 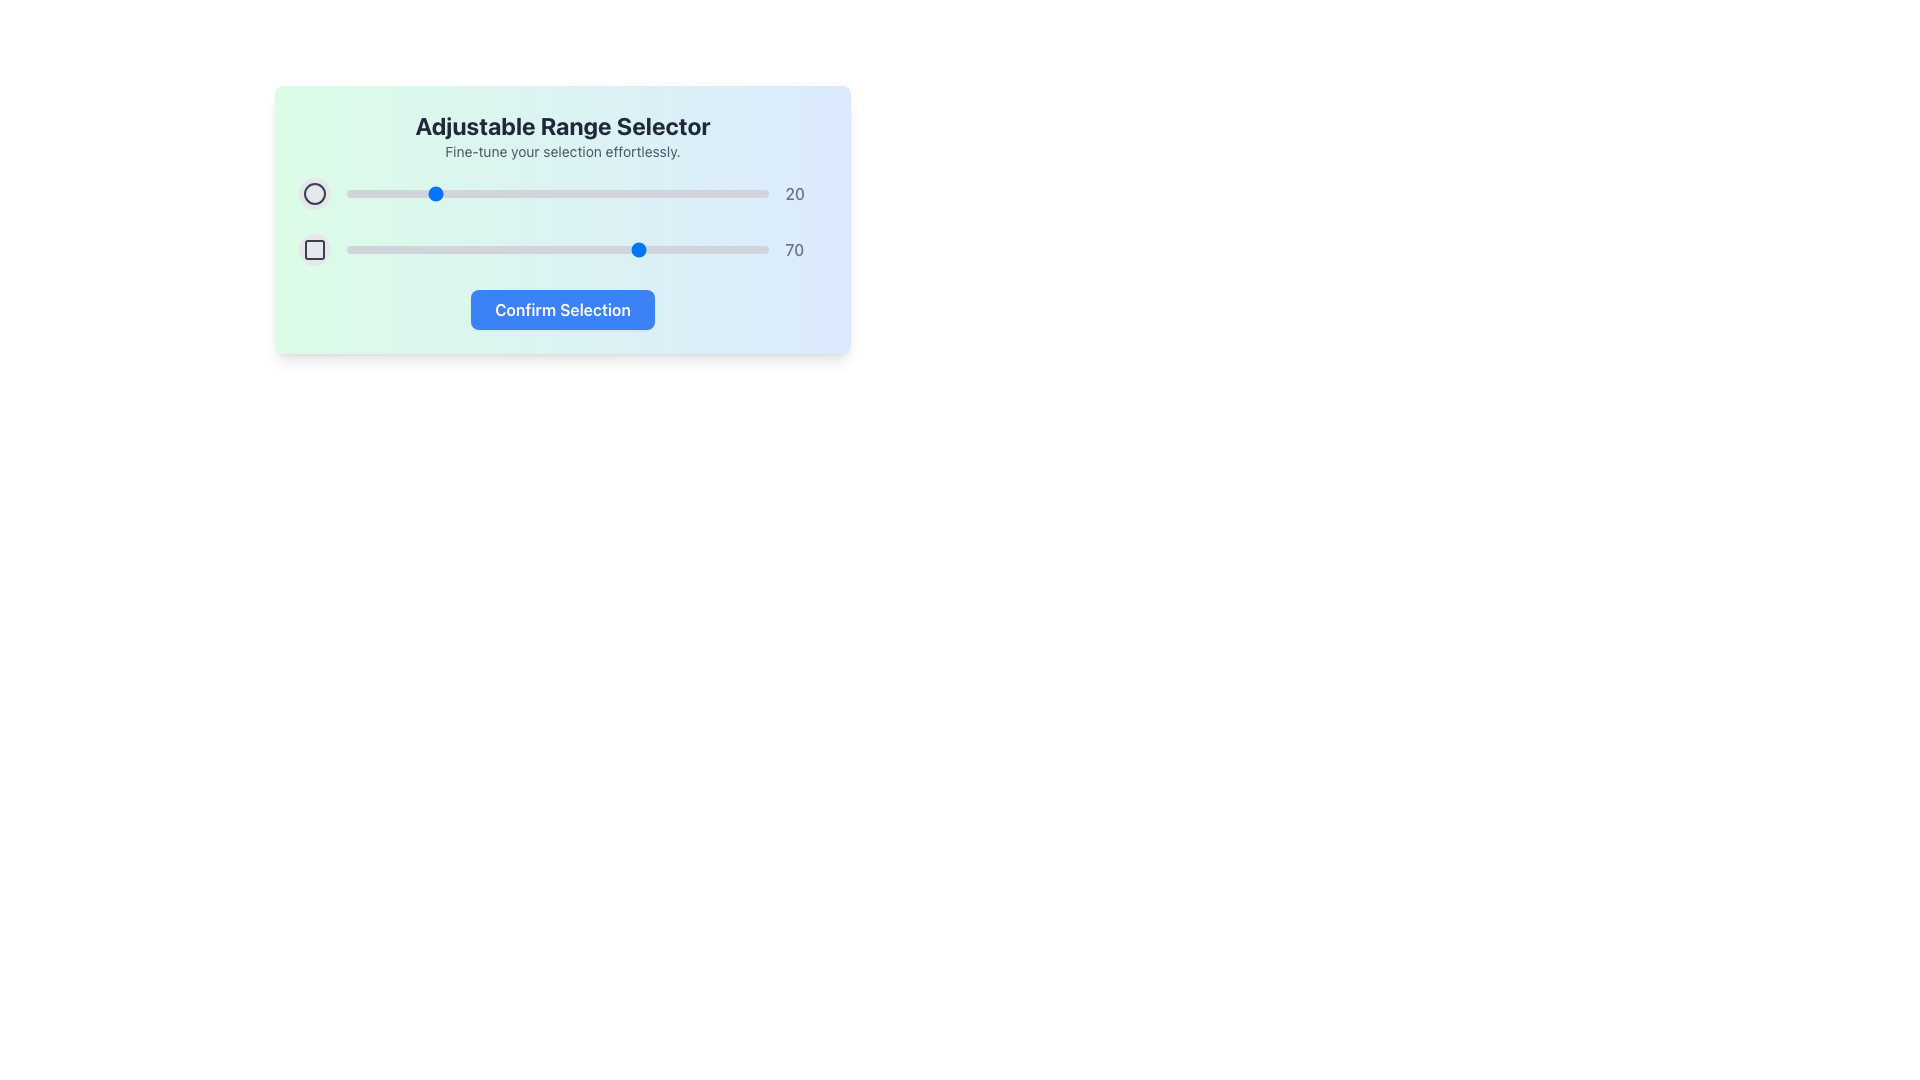 I want to click on the slider, so click(x=499, y=249).